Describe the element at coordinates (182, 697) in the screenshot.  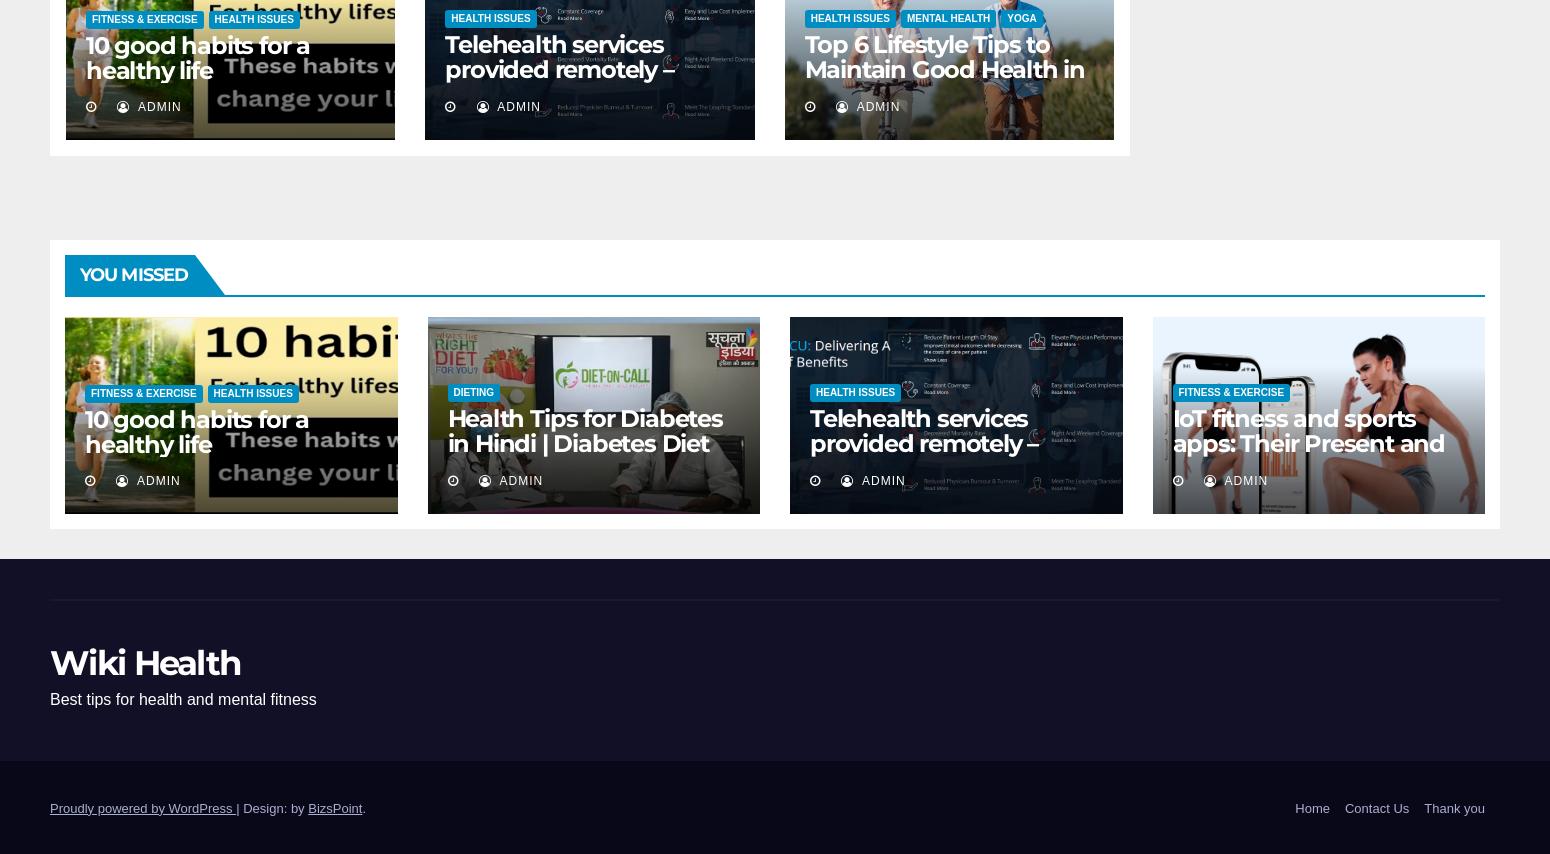
I see `'Best tips for health and mental fitness'` at that location.